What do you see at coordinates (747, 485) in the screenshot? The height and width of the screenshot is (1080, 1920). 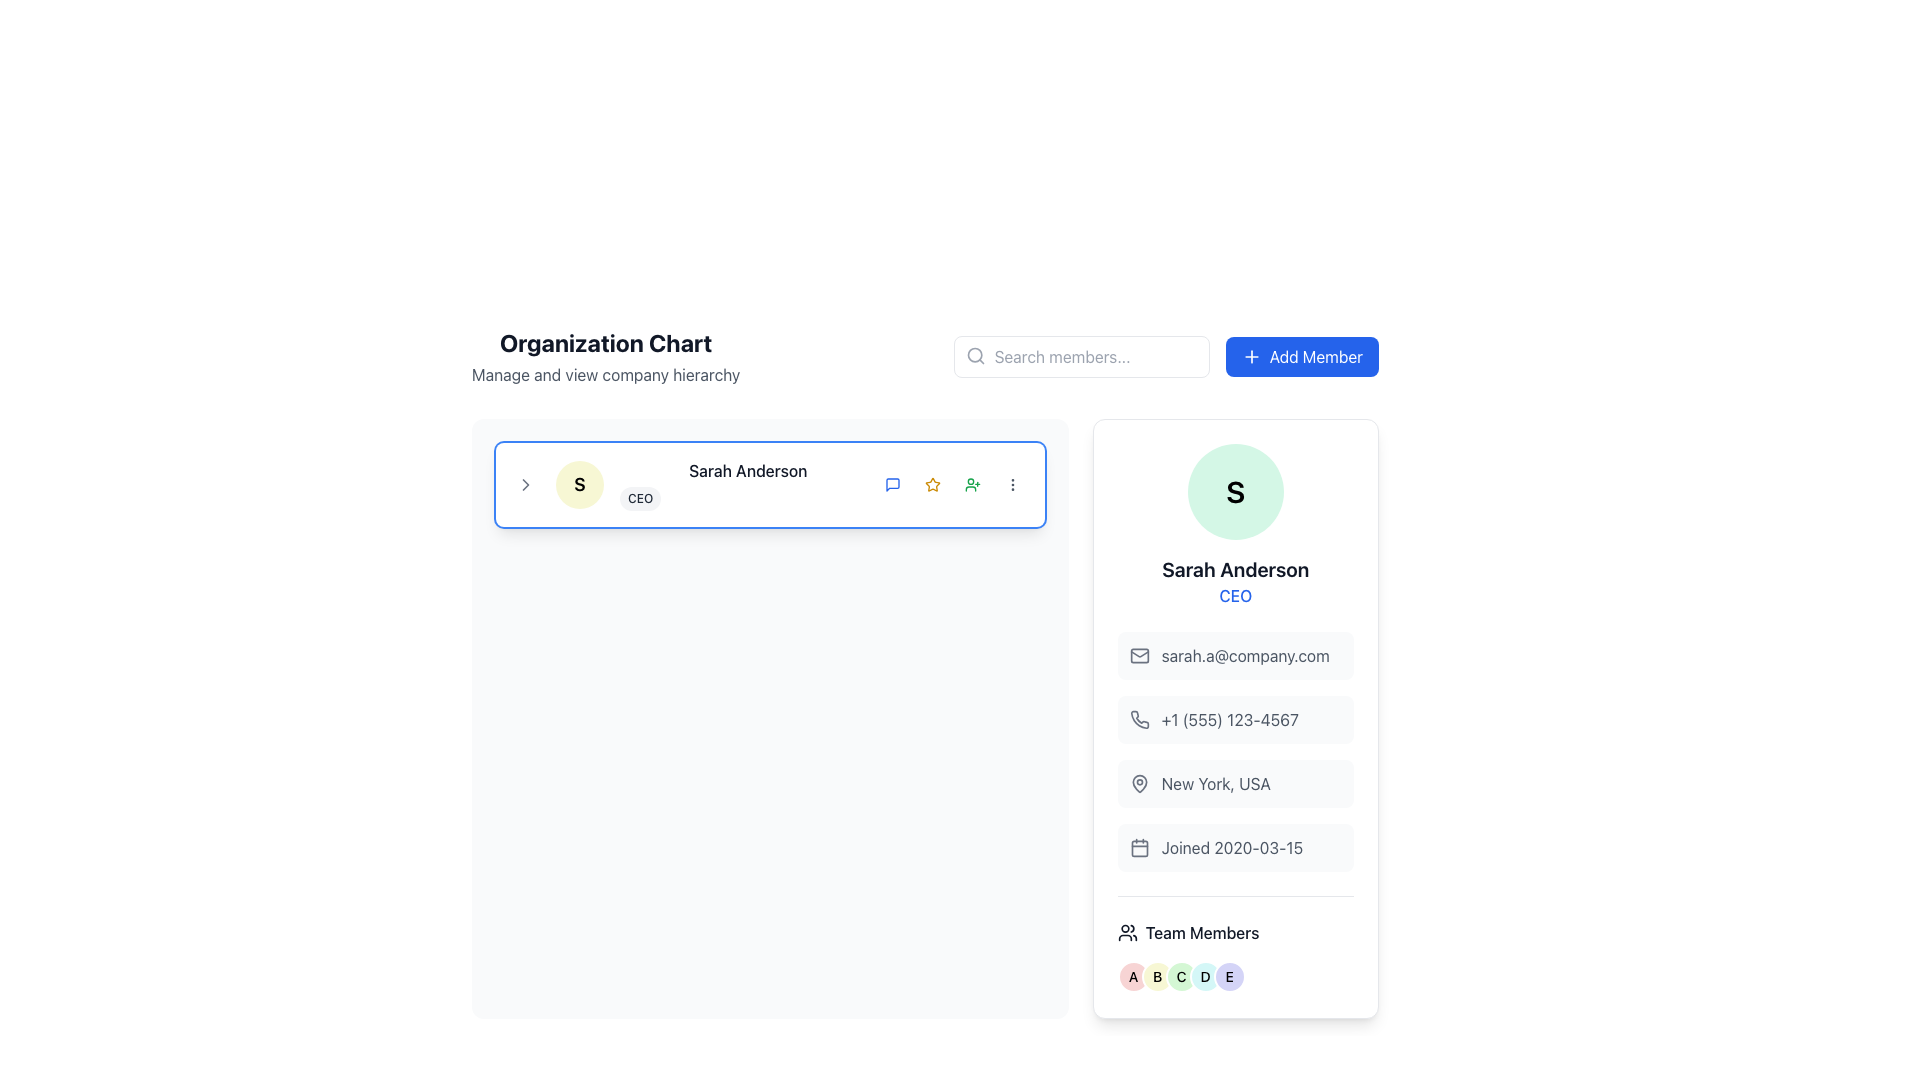 I see `the Text display that shows the name 'Sarah Anderson' and the title 'CEO', located centrally within a horizontal card with a blue border` at bounding box center [747, 485].